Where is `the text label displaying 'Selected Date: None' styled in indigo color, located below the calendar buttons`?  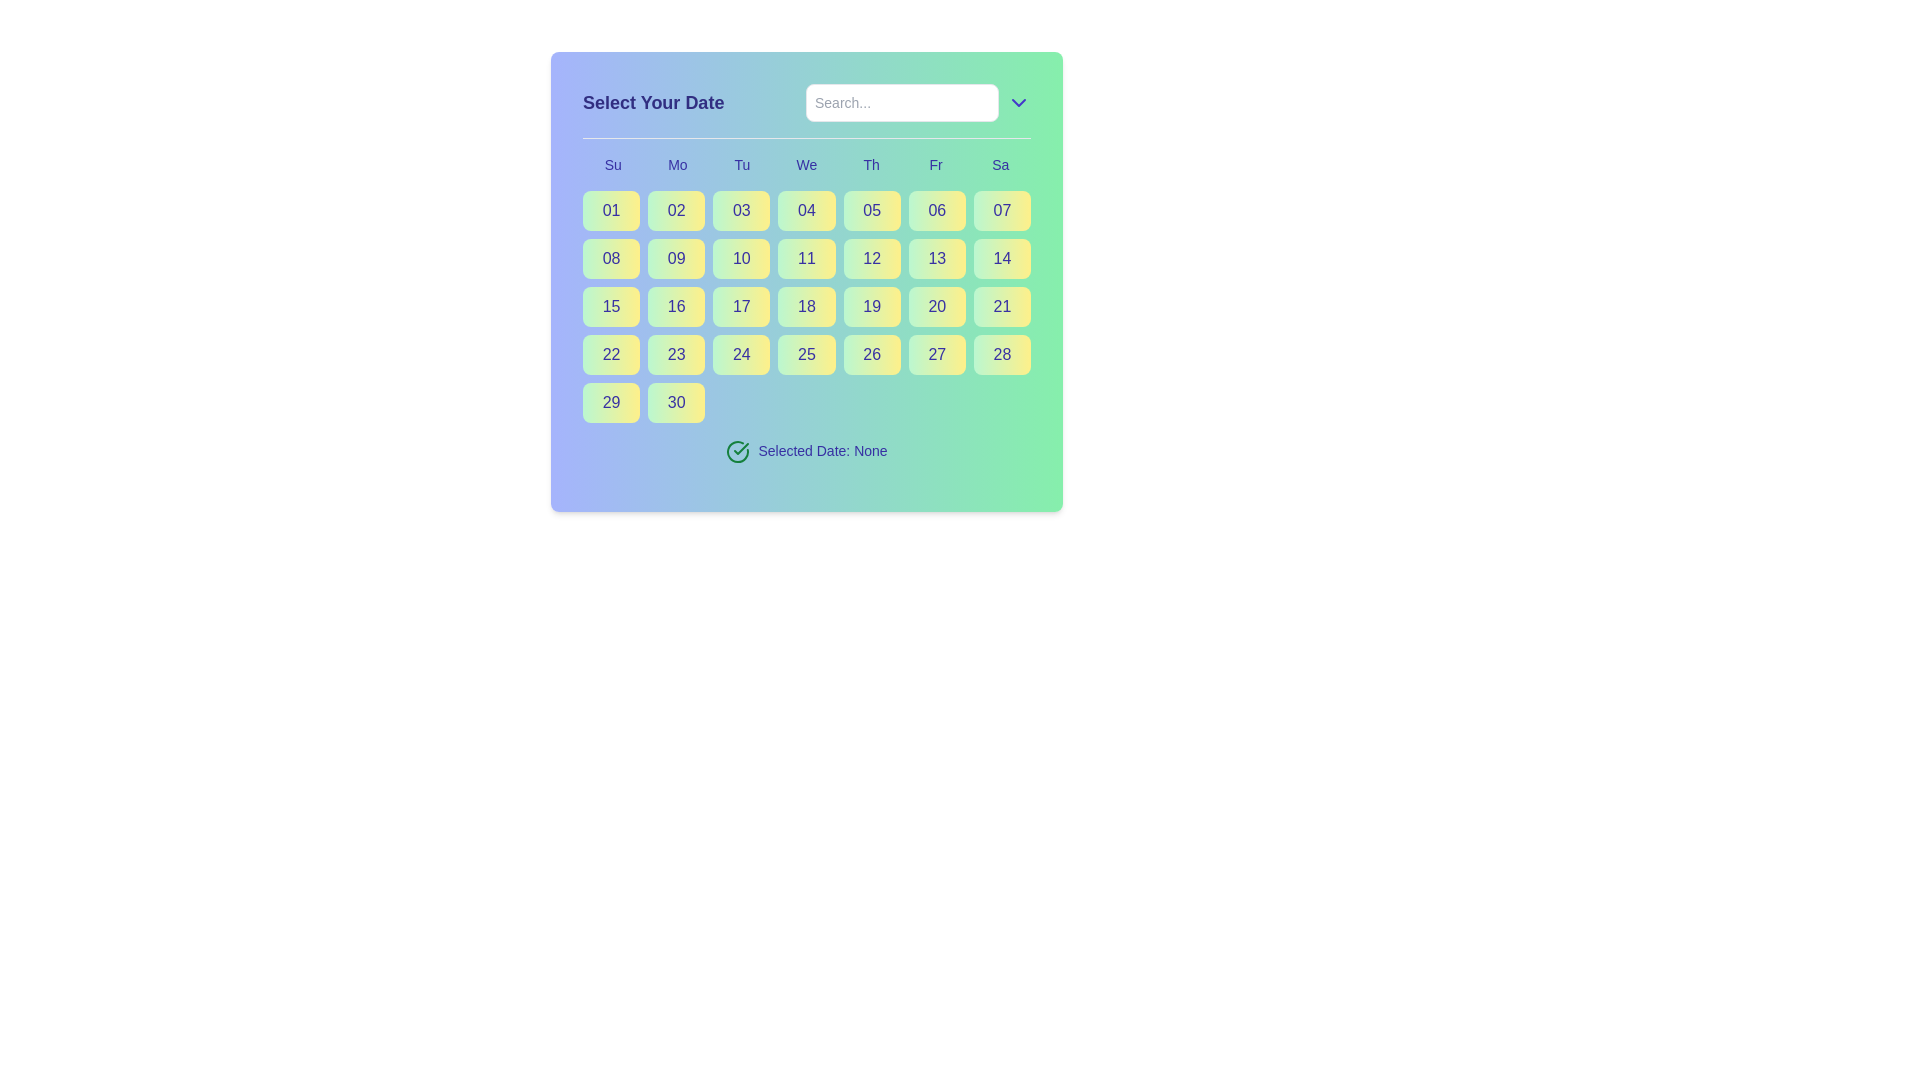 the text label displaying 'Selected Date: None' styled in indigo color, located below the calendar buttons is located at coordinates (822, 451).